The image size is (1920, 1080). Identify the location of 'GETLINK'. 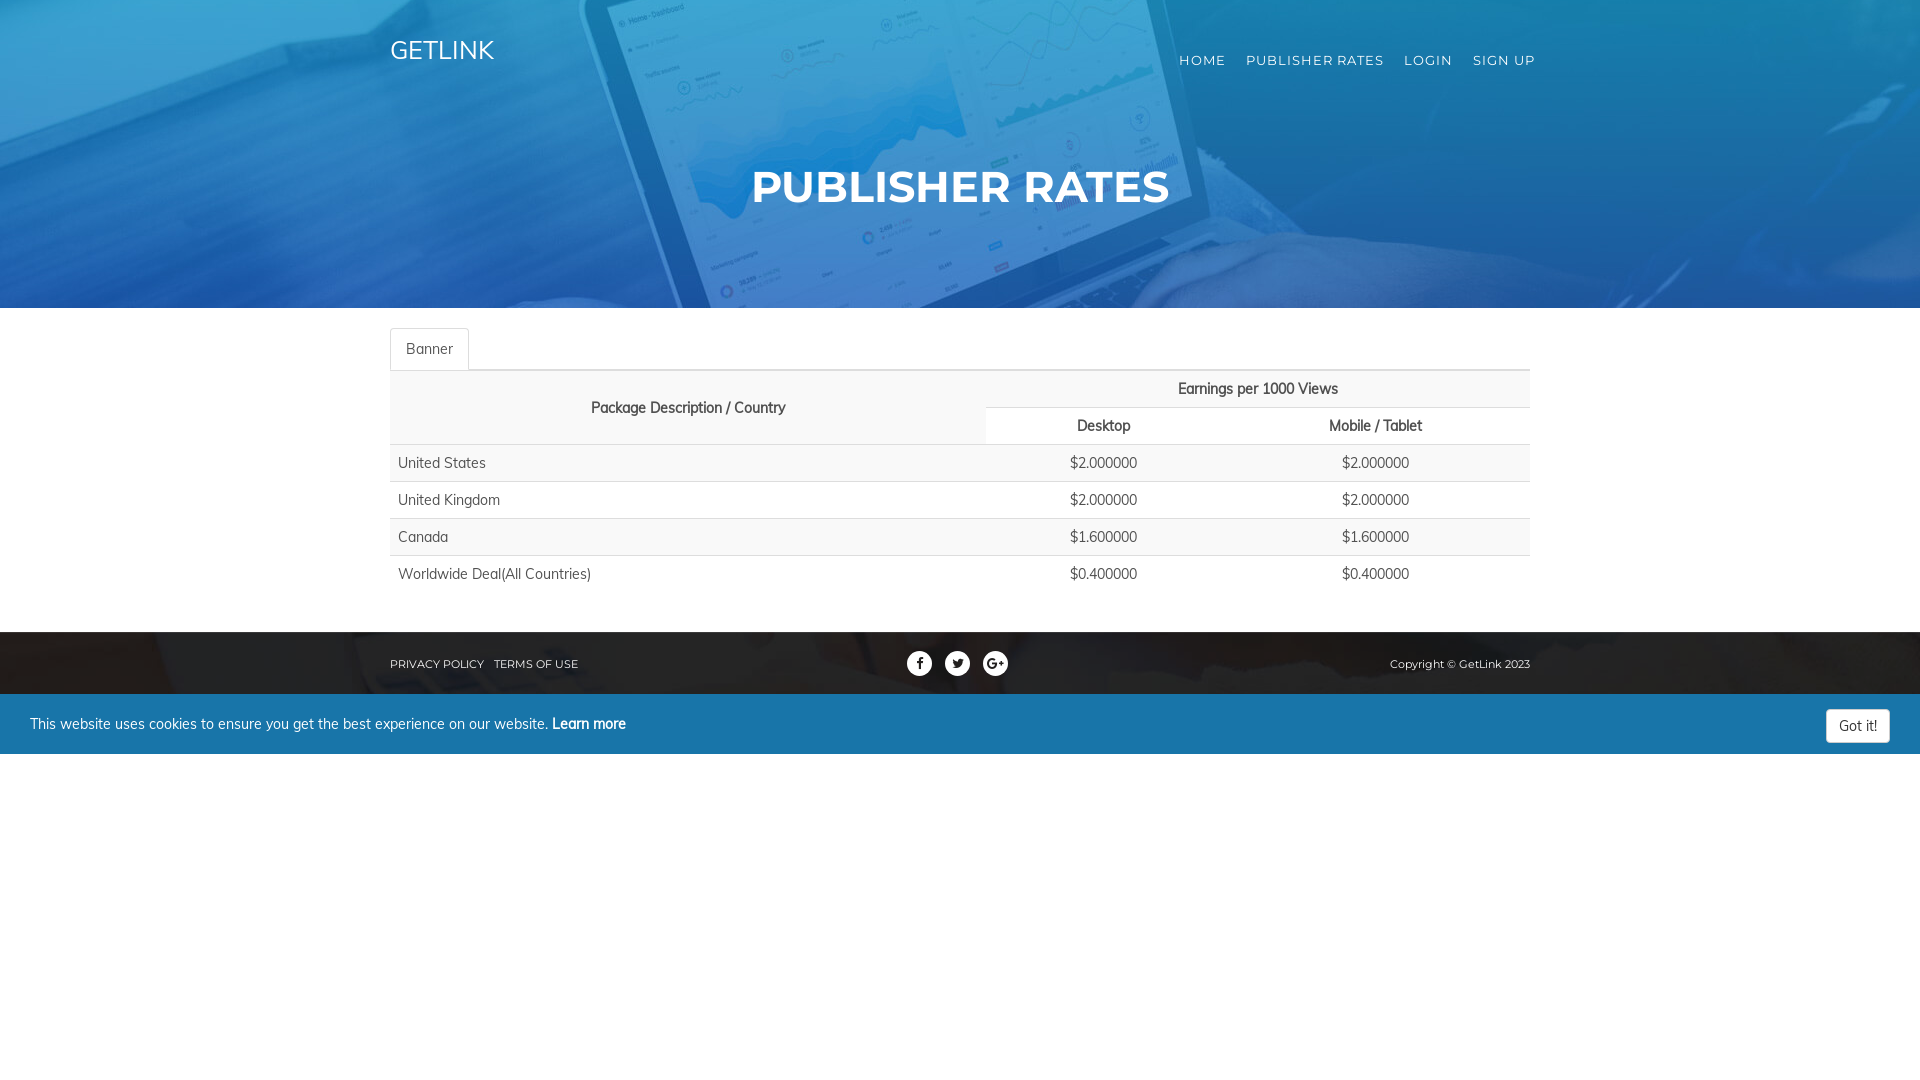
(374, 59).